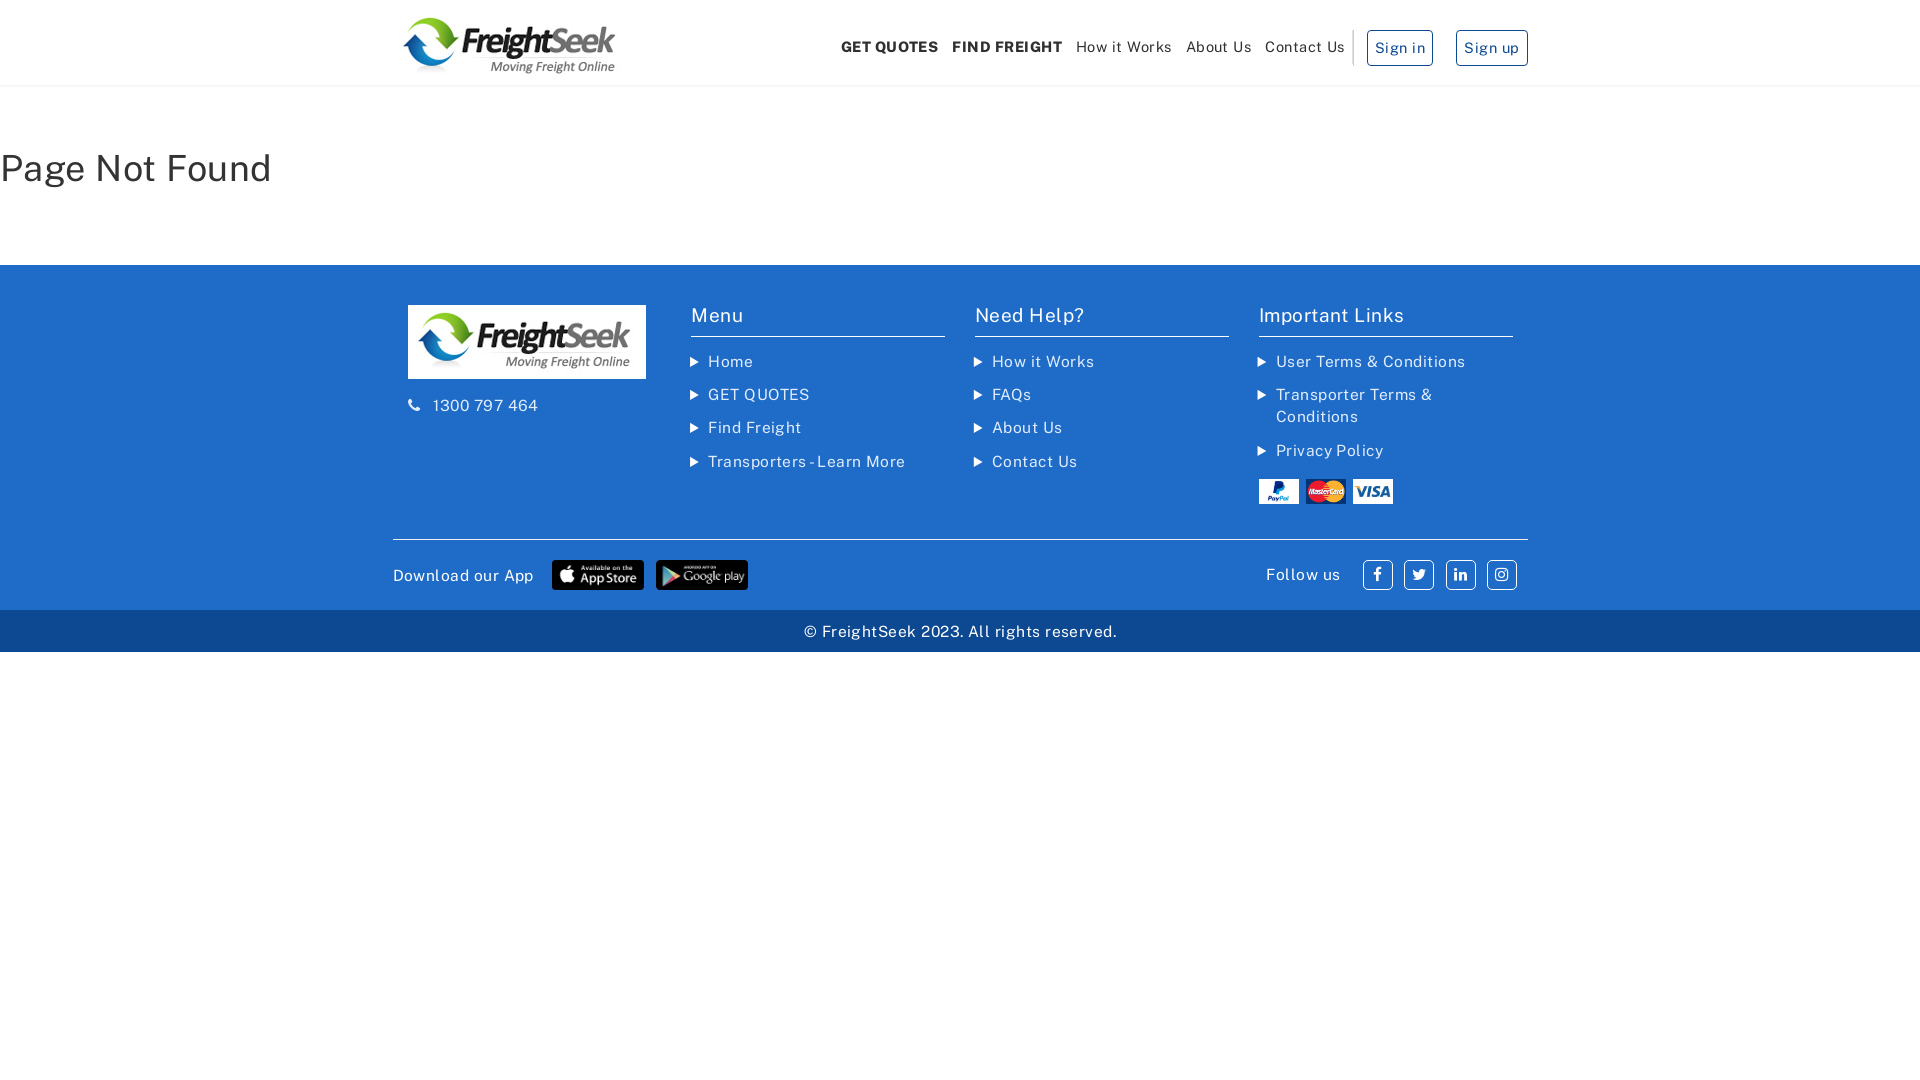  I want to click on 'Sign up', so click(1491, 46).